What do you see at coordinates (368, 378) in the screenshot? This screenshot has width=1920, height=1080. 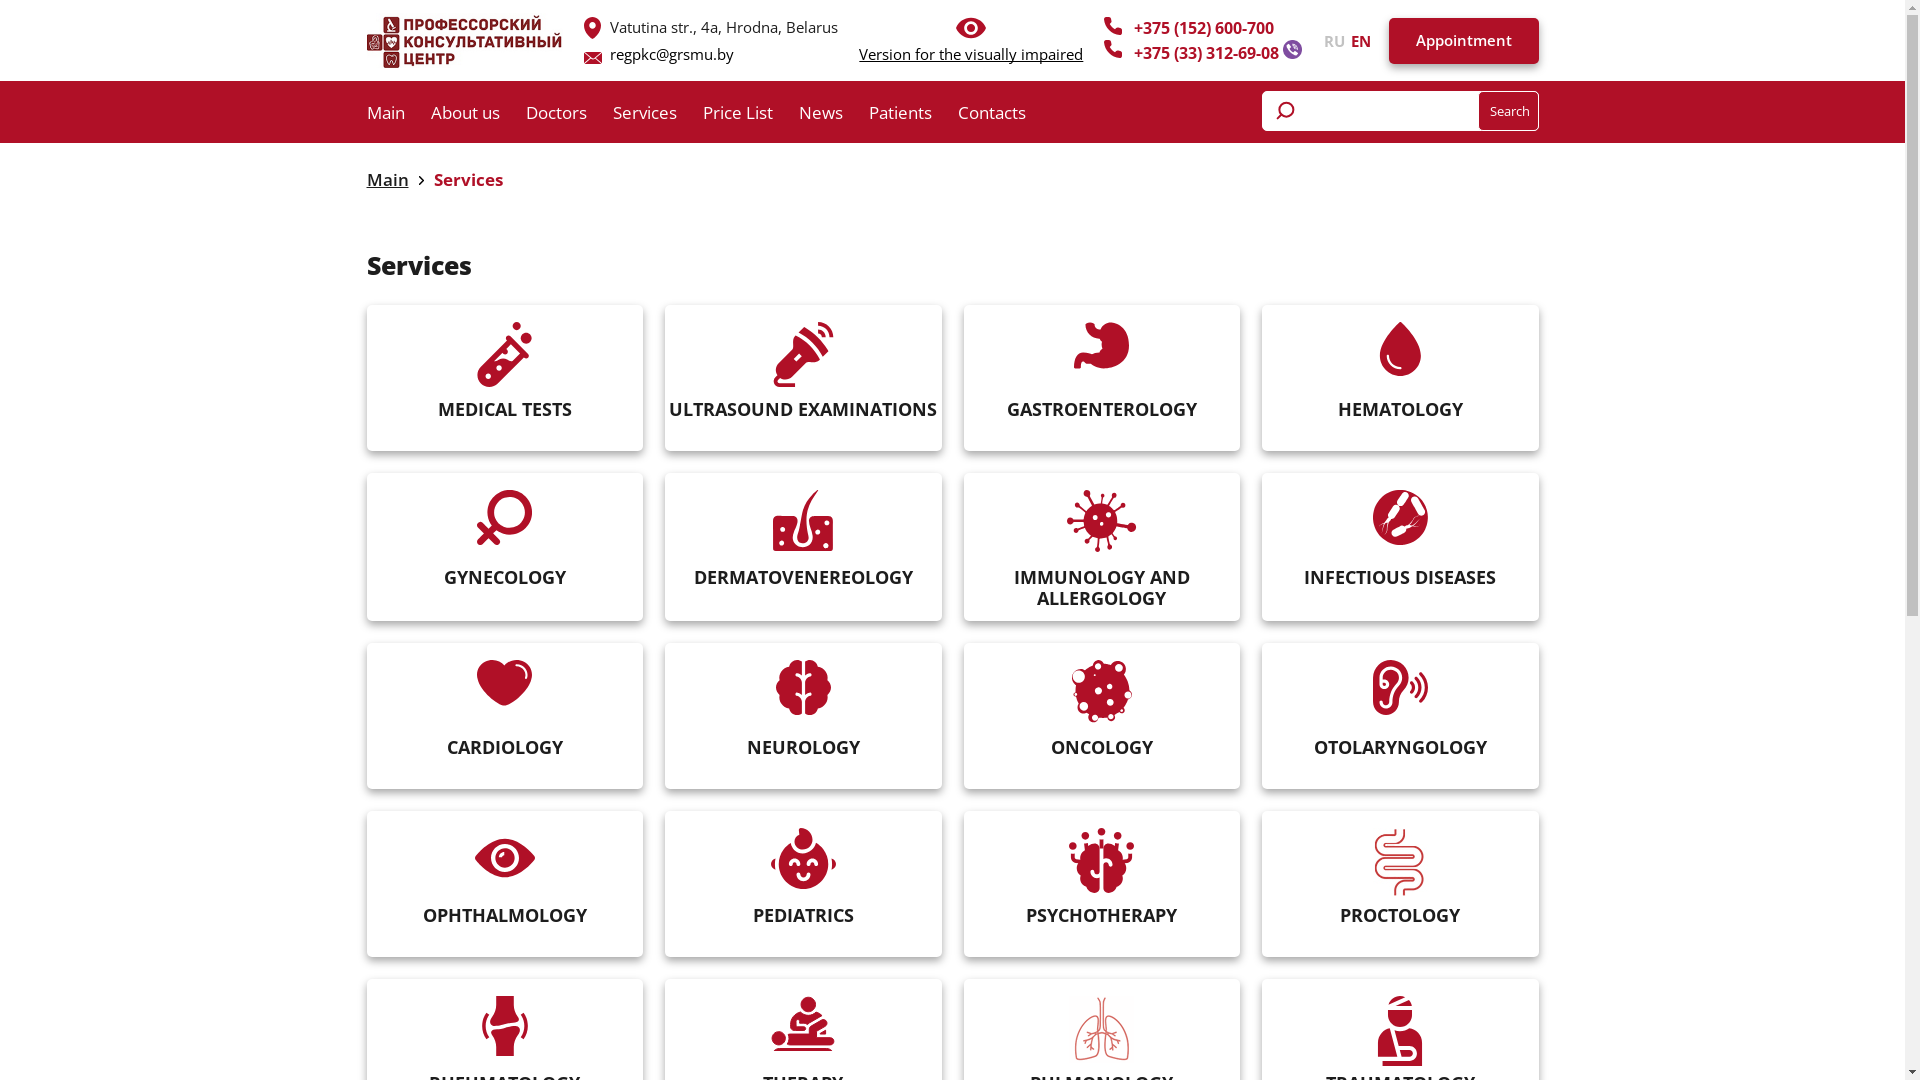 I see `'MEDICAL TESTS'` at bounding box center [368, 378].